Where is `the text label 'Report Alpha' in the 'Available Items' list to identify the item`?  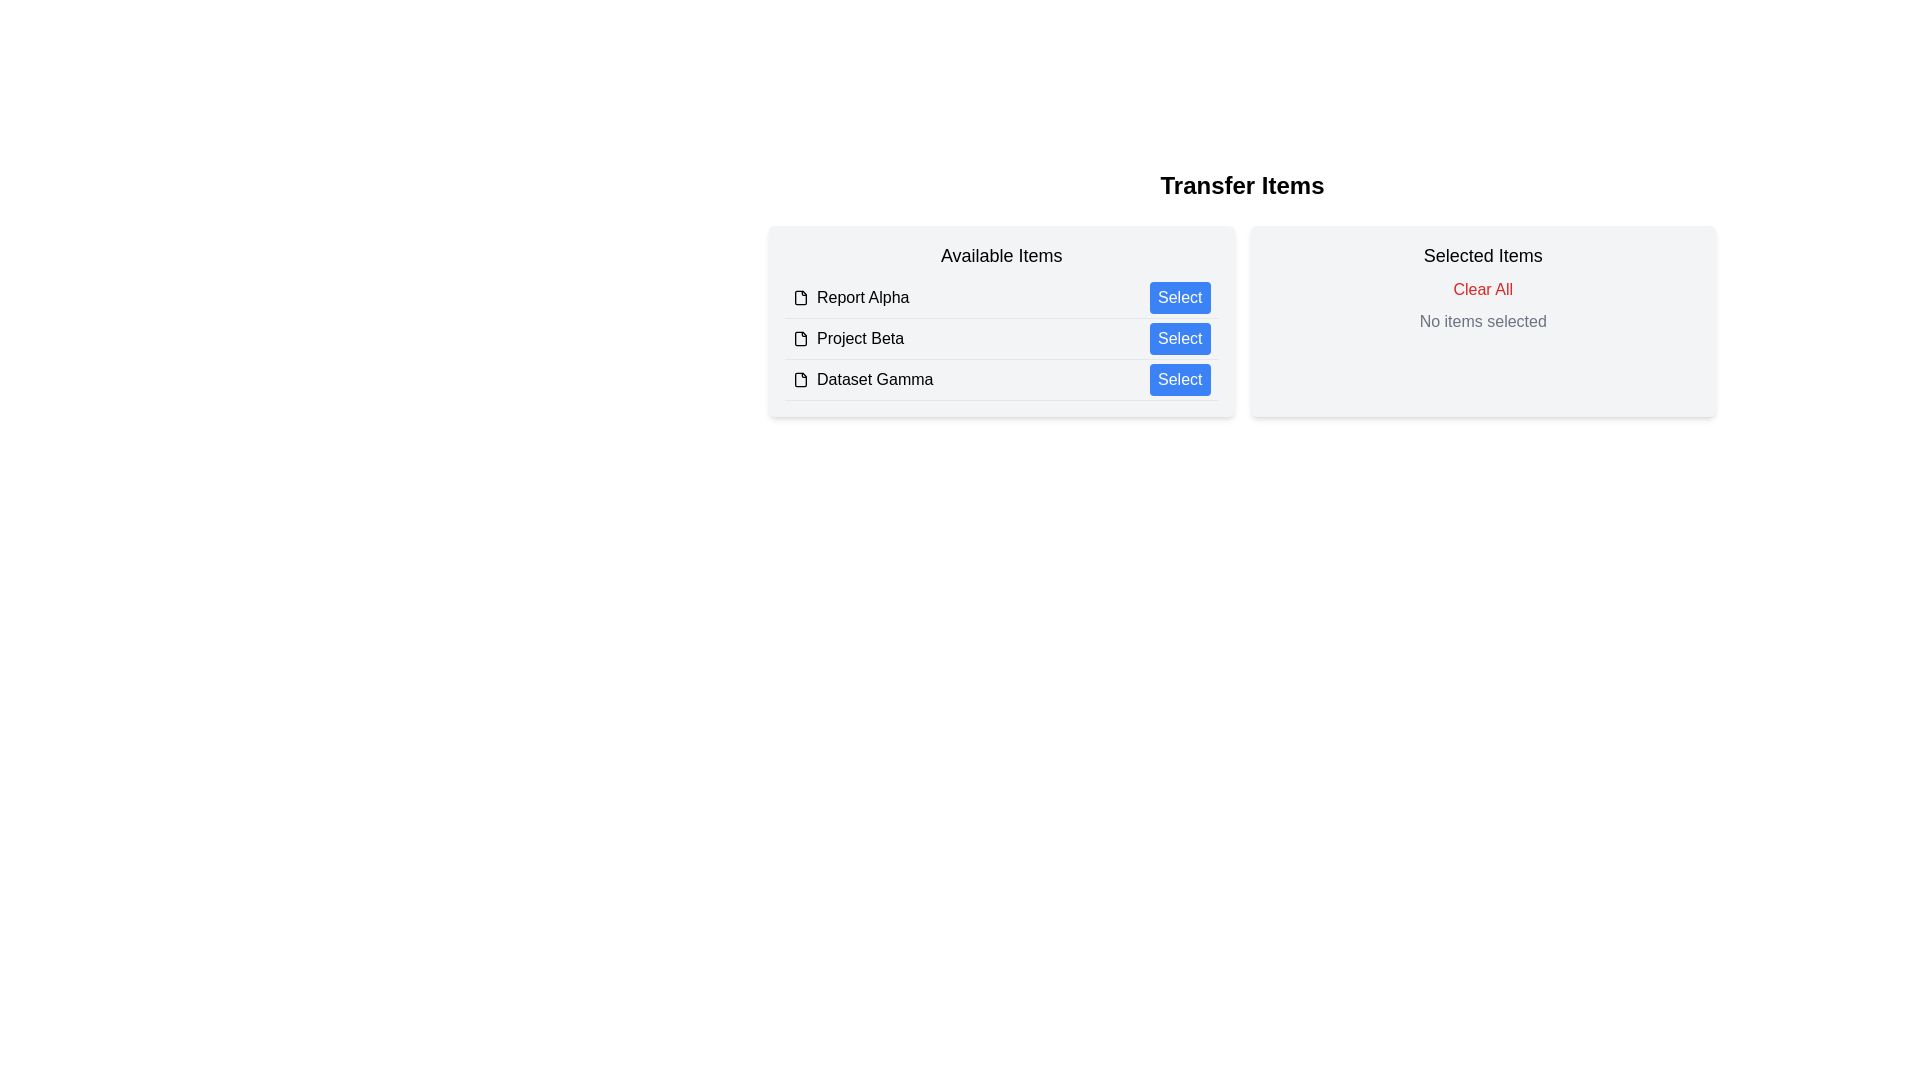
the text label 'Report Alpha' in the 'Available Items' list to identify the item is located at coordinates (863, 297).